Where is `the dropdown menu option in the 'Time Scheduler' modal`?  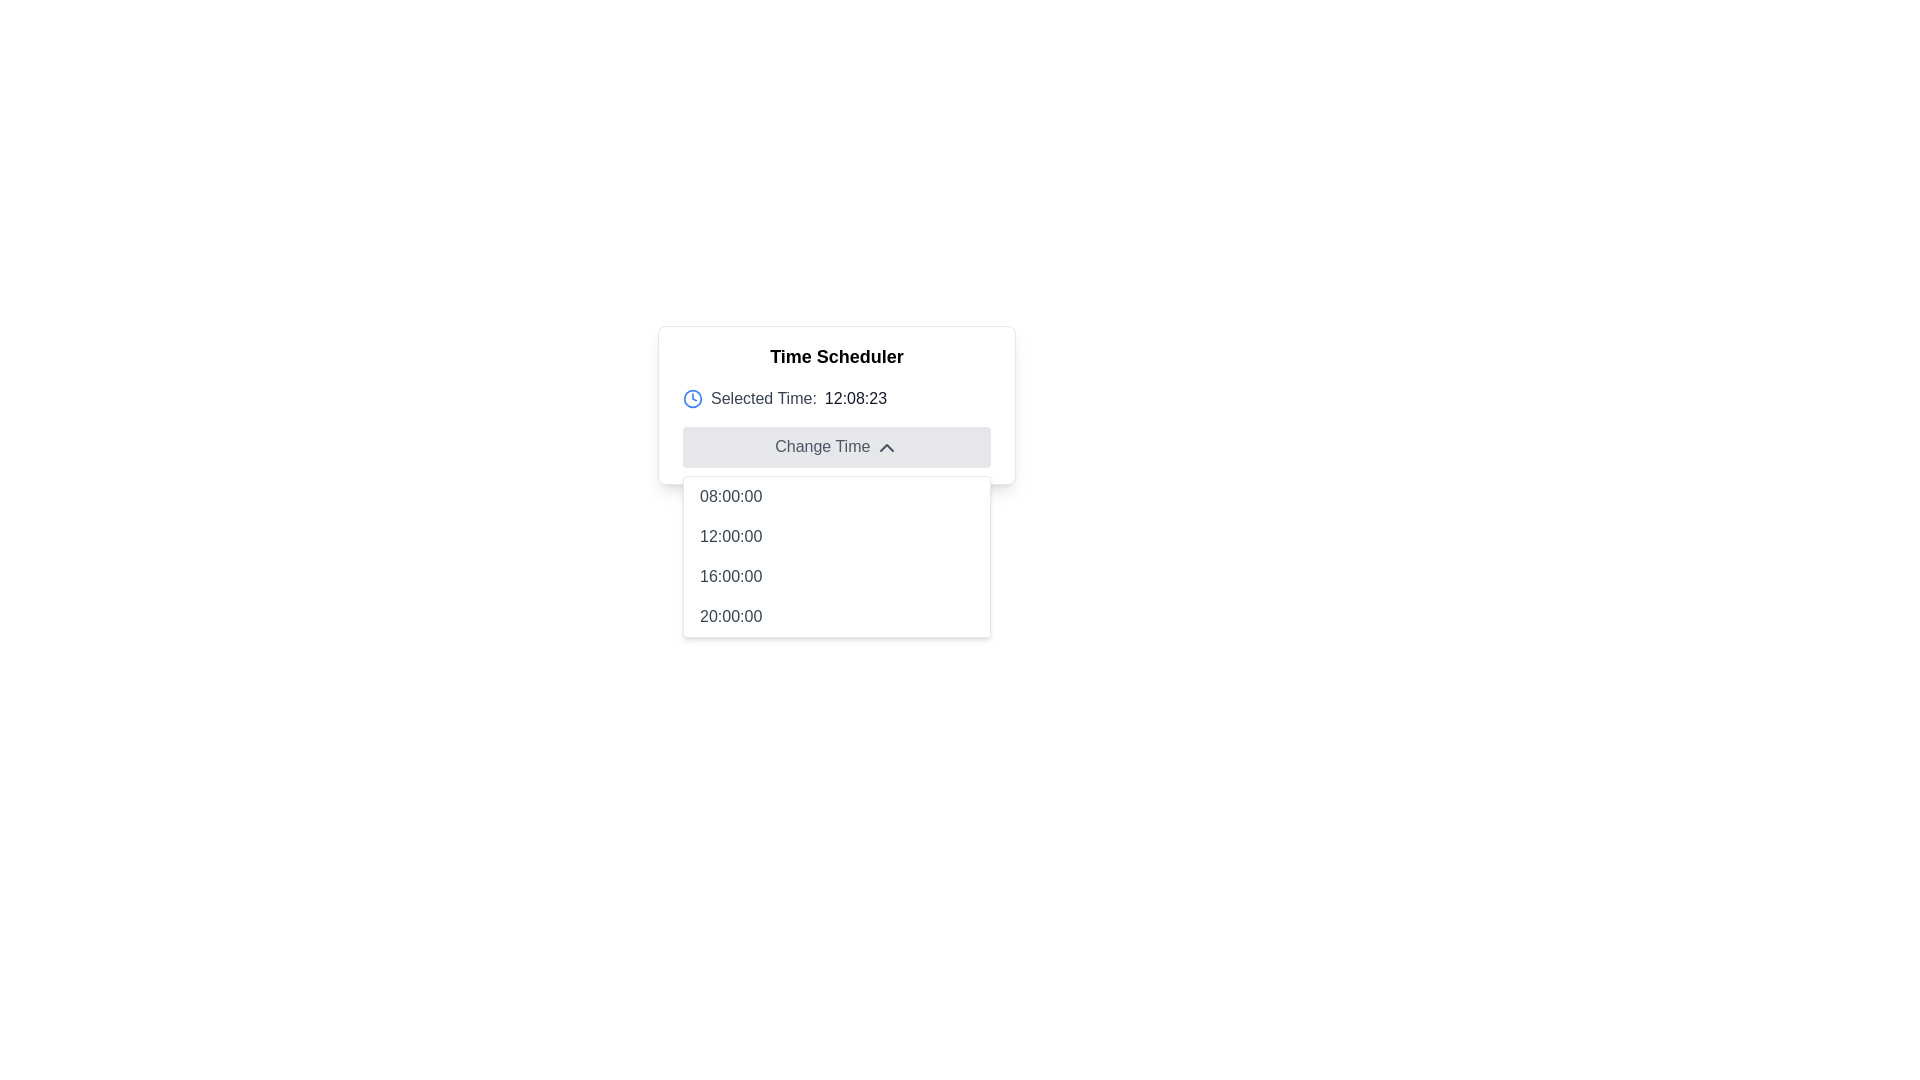
the dropdown menu option in the 'Time Scheduler' modal is located at coordinates (836, 555).